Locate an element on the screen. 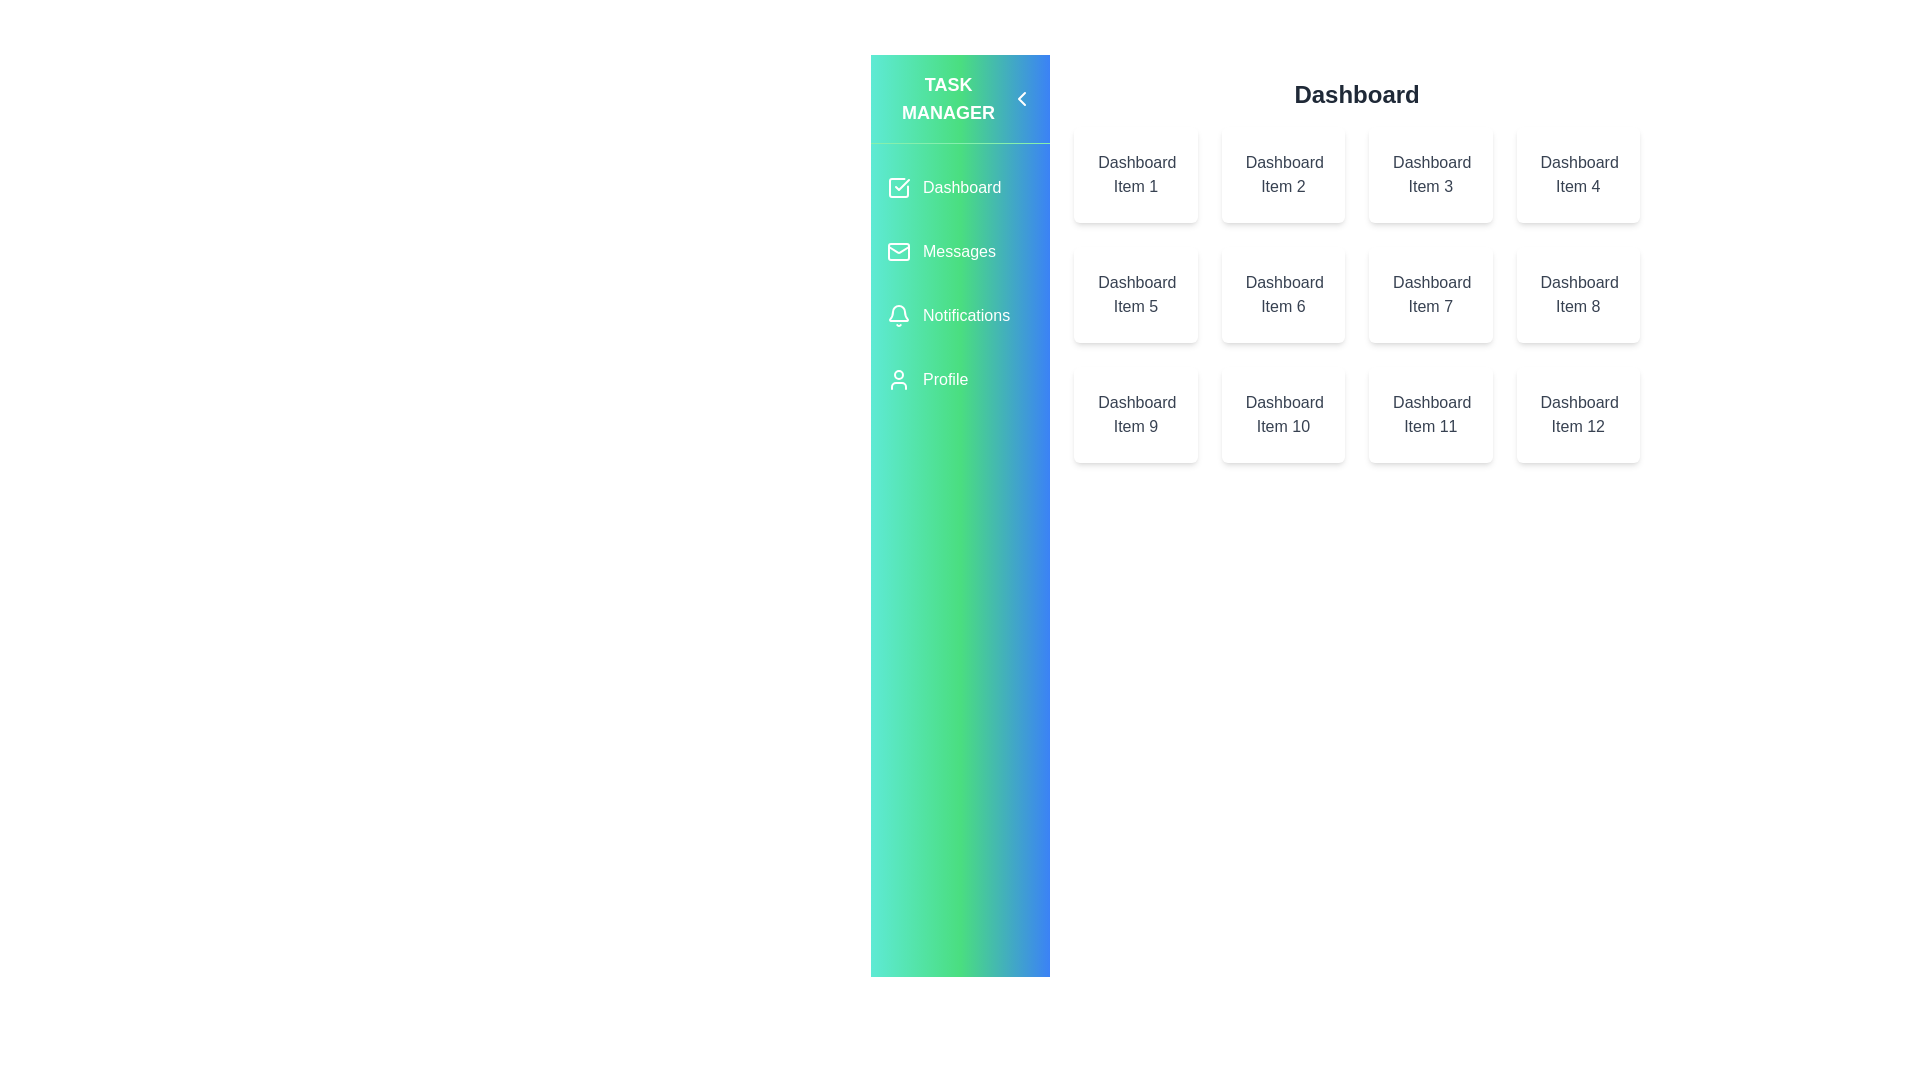  the Dashboard section in the sidebar is located at coordinates (960, 188).